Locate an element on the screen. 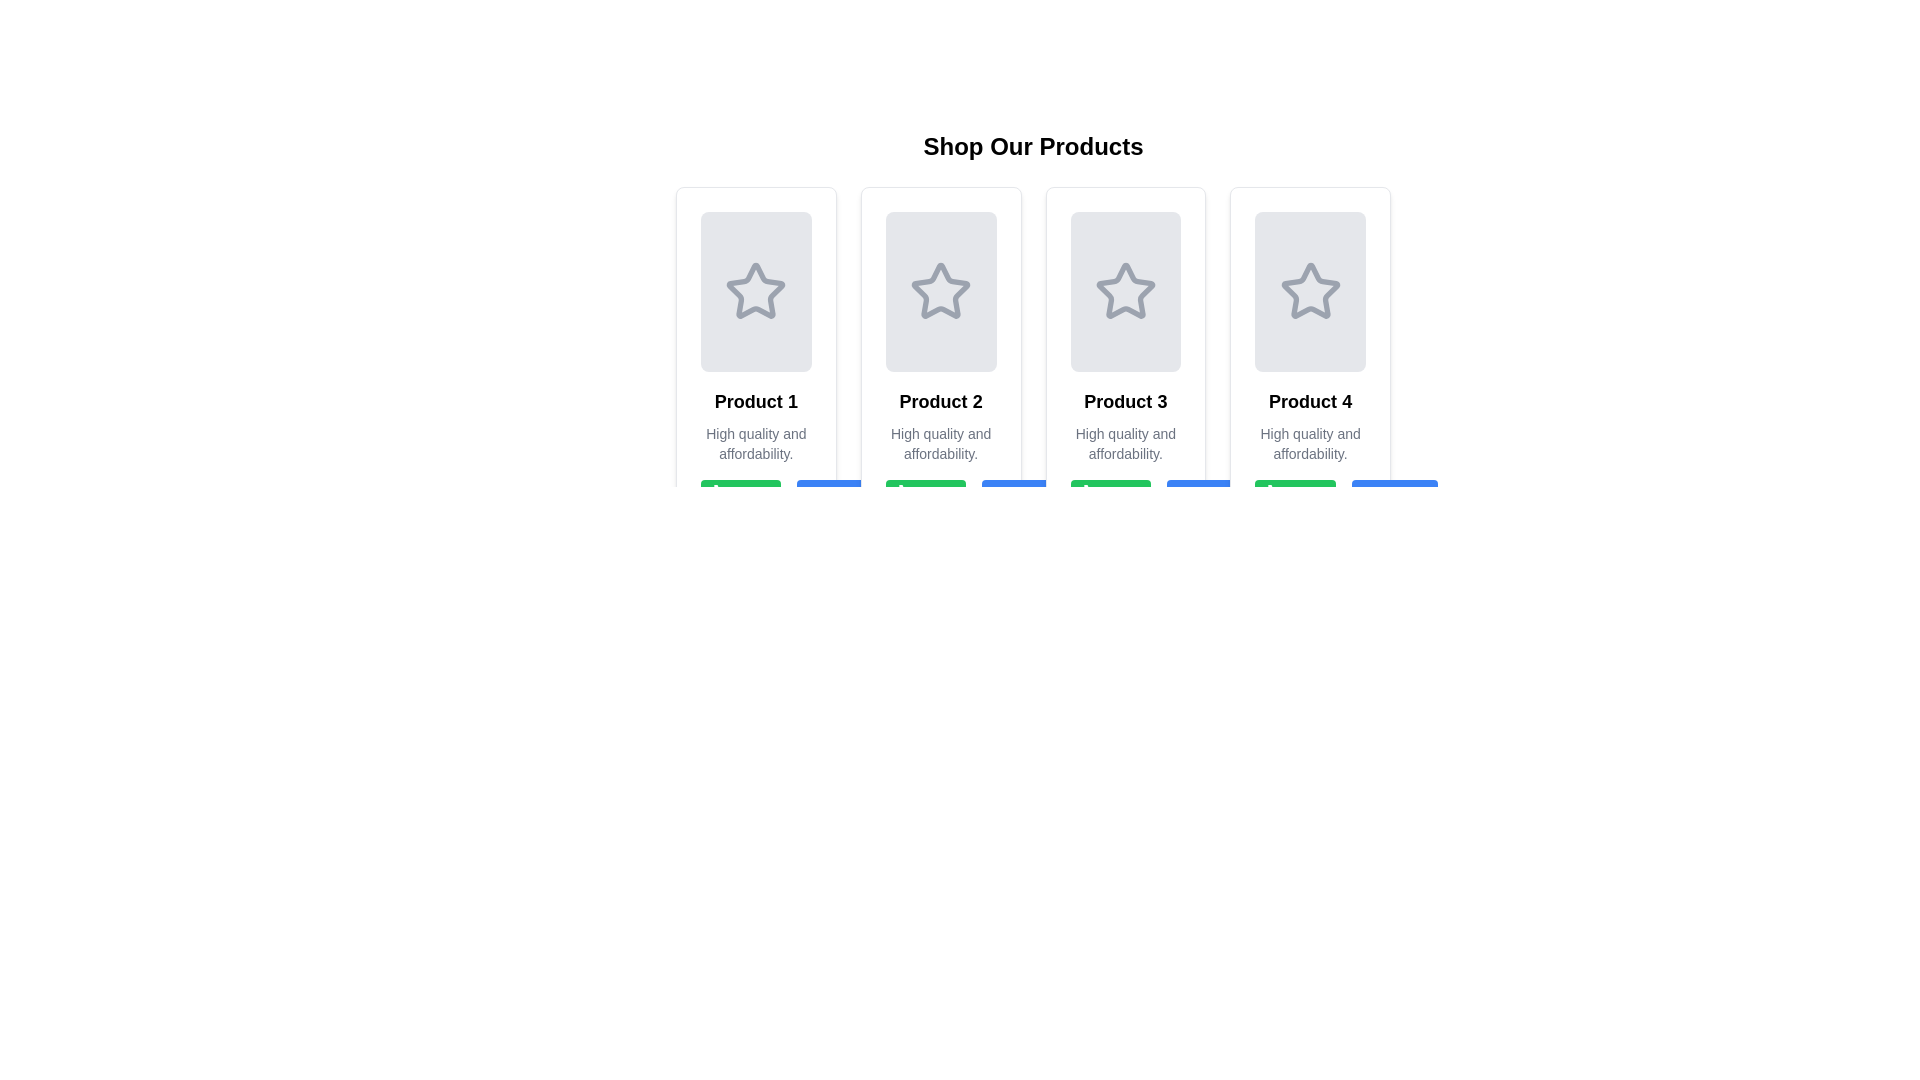 The width and height of the screenshot is (1920, 1080). the favorite icon located in the third product card, centrally placed below the product image and description is located at coordinates (1107, 495).